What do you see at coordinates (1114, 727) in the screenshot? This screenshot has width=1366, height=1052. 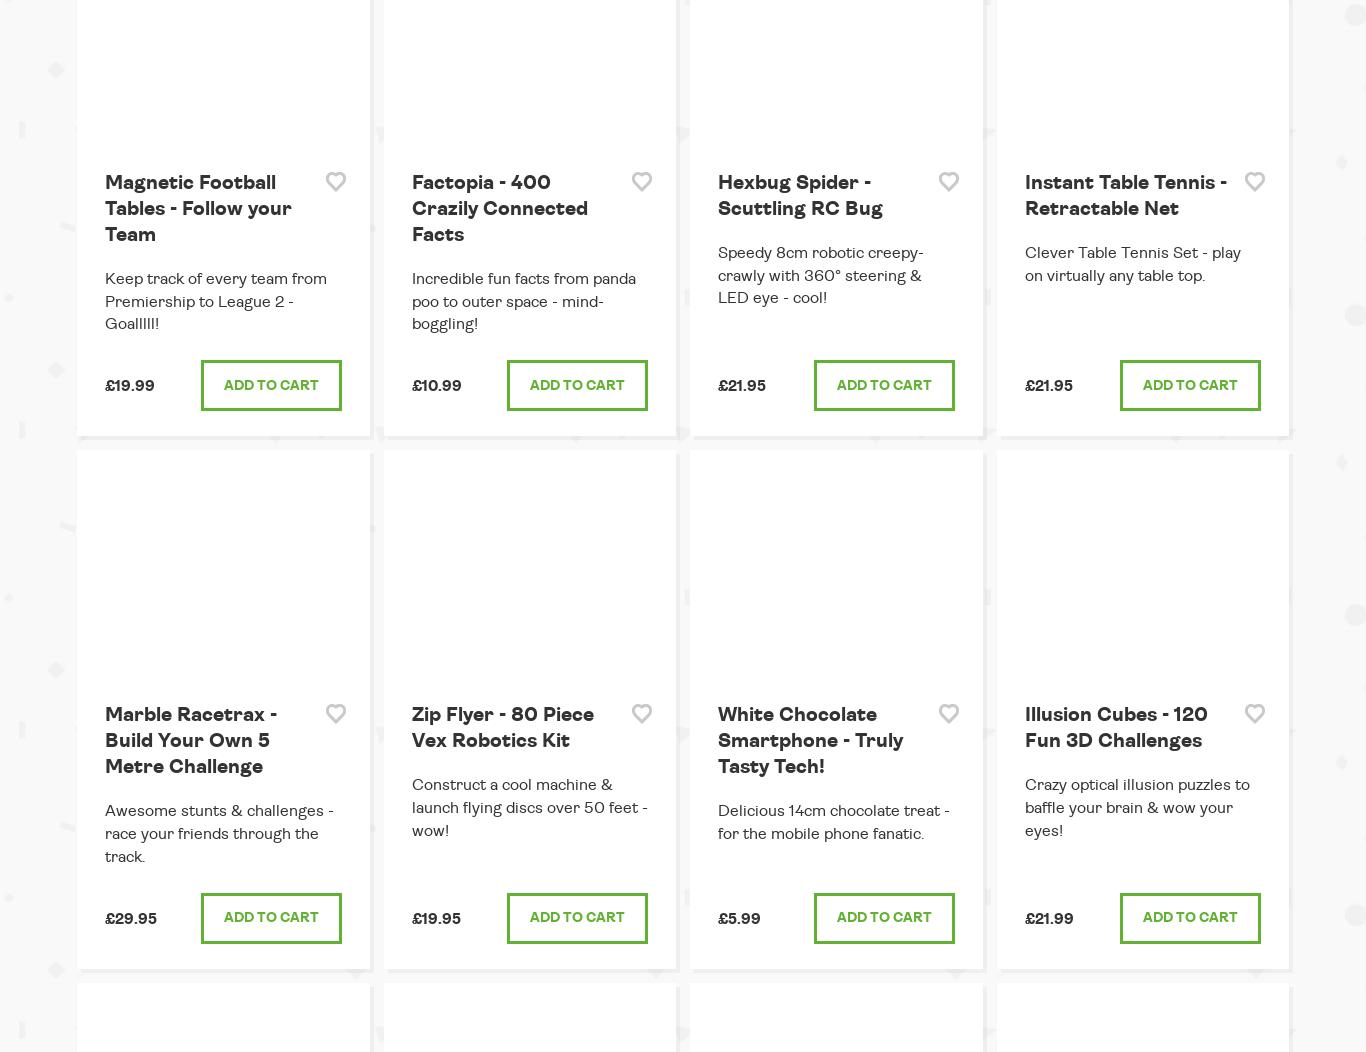 I see `'Illusion Cubes - 120 Fun 3D Challenges'` at bounding box center [1114, 727].